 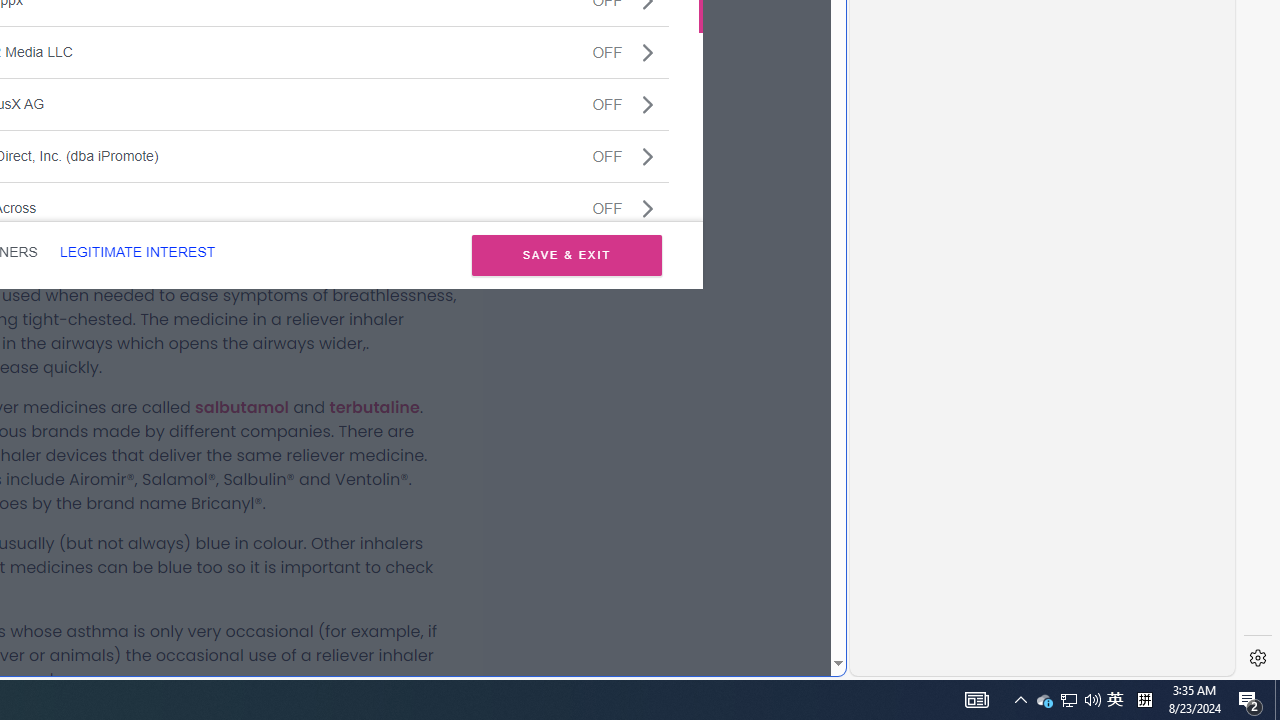 I want to click on 'salbutamol', so click(x=240, y=406).